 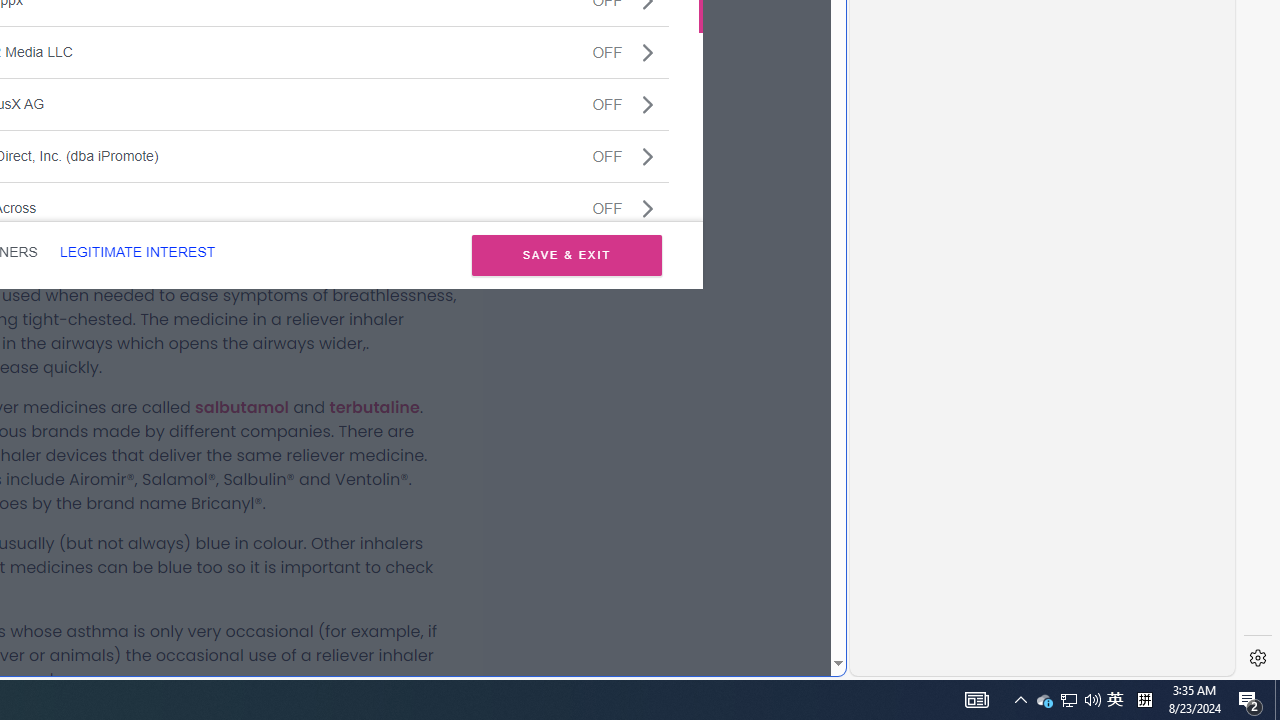 I want to click on 'salbutamol', so click(x=240, y=406).